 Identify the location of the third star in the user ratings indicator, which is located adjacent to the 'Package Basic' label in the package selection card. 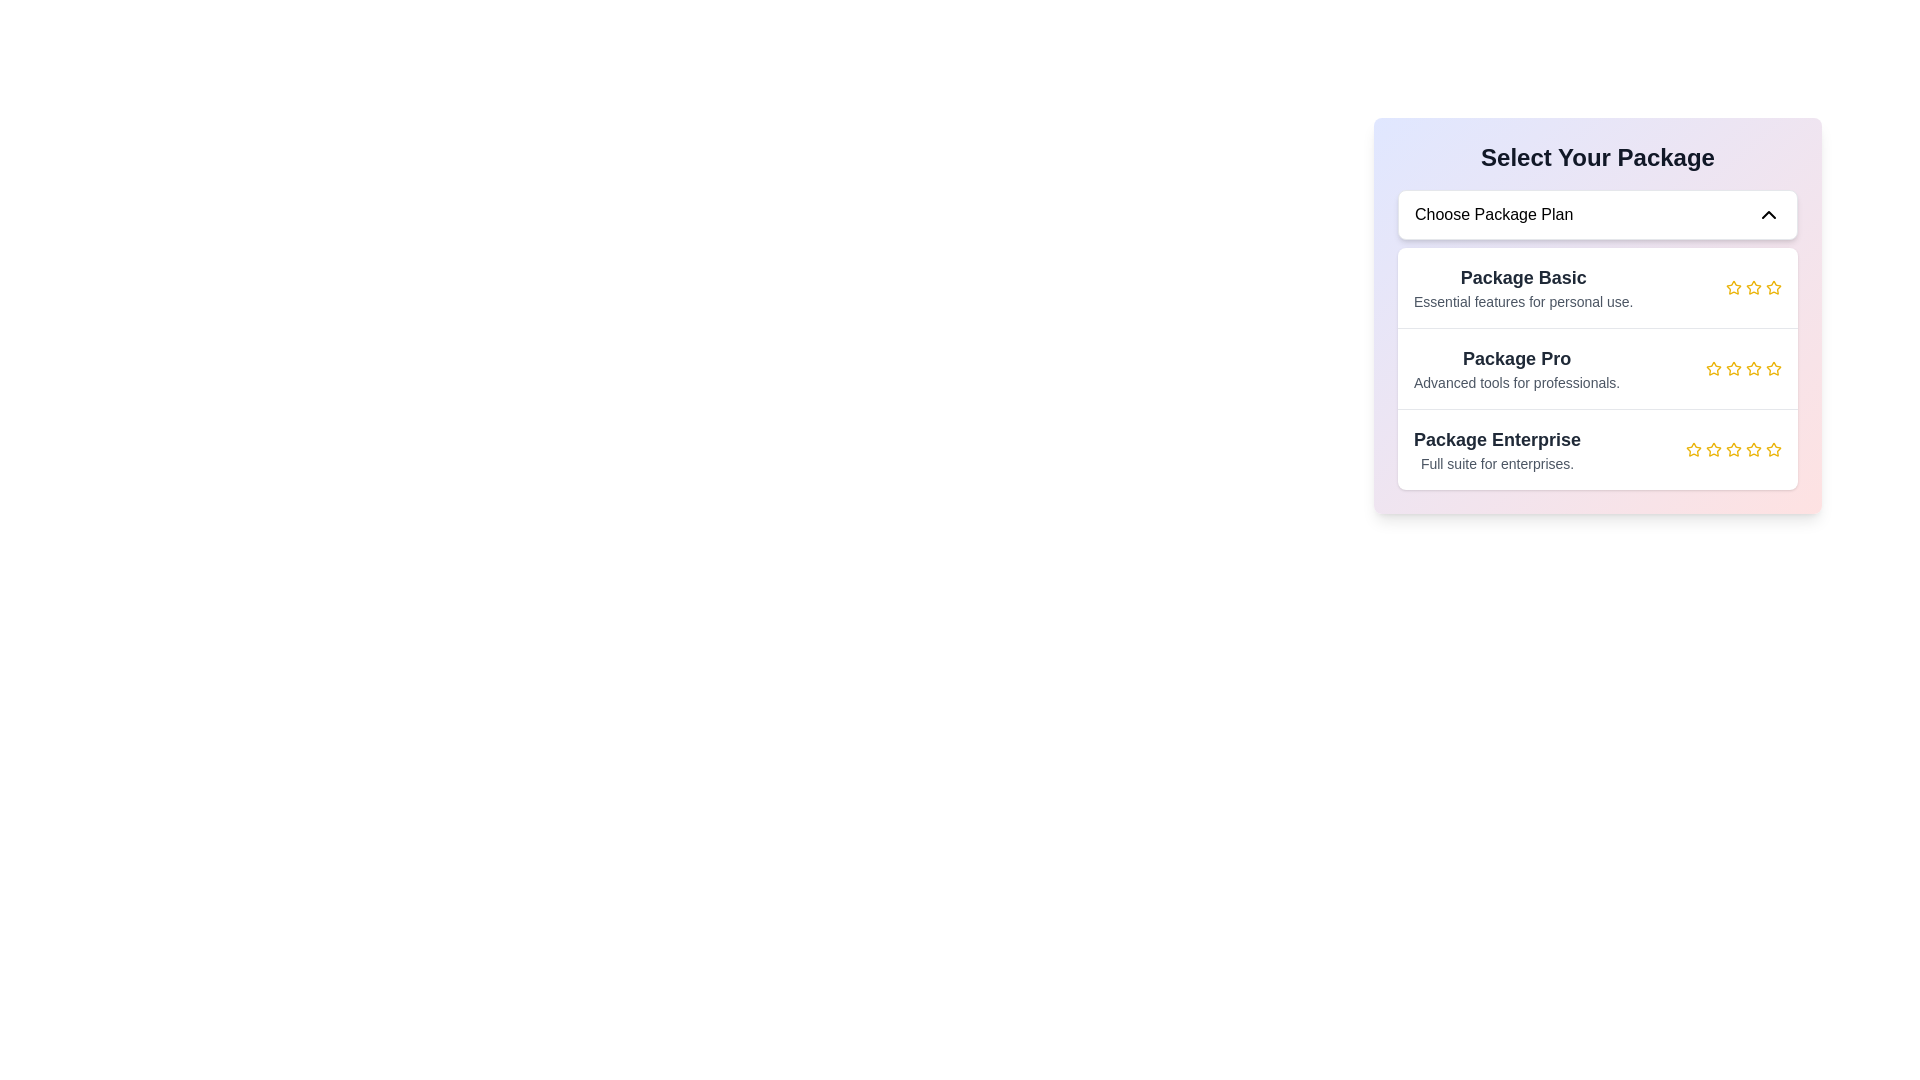
(1752, 288).